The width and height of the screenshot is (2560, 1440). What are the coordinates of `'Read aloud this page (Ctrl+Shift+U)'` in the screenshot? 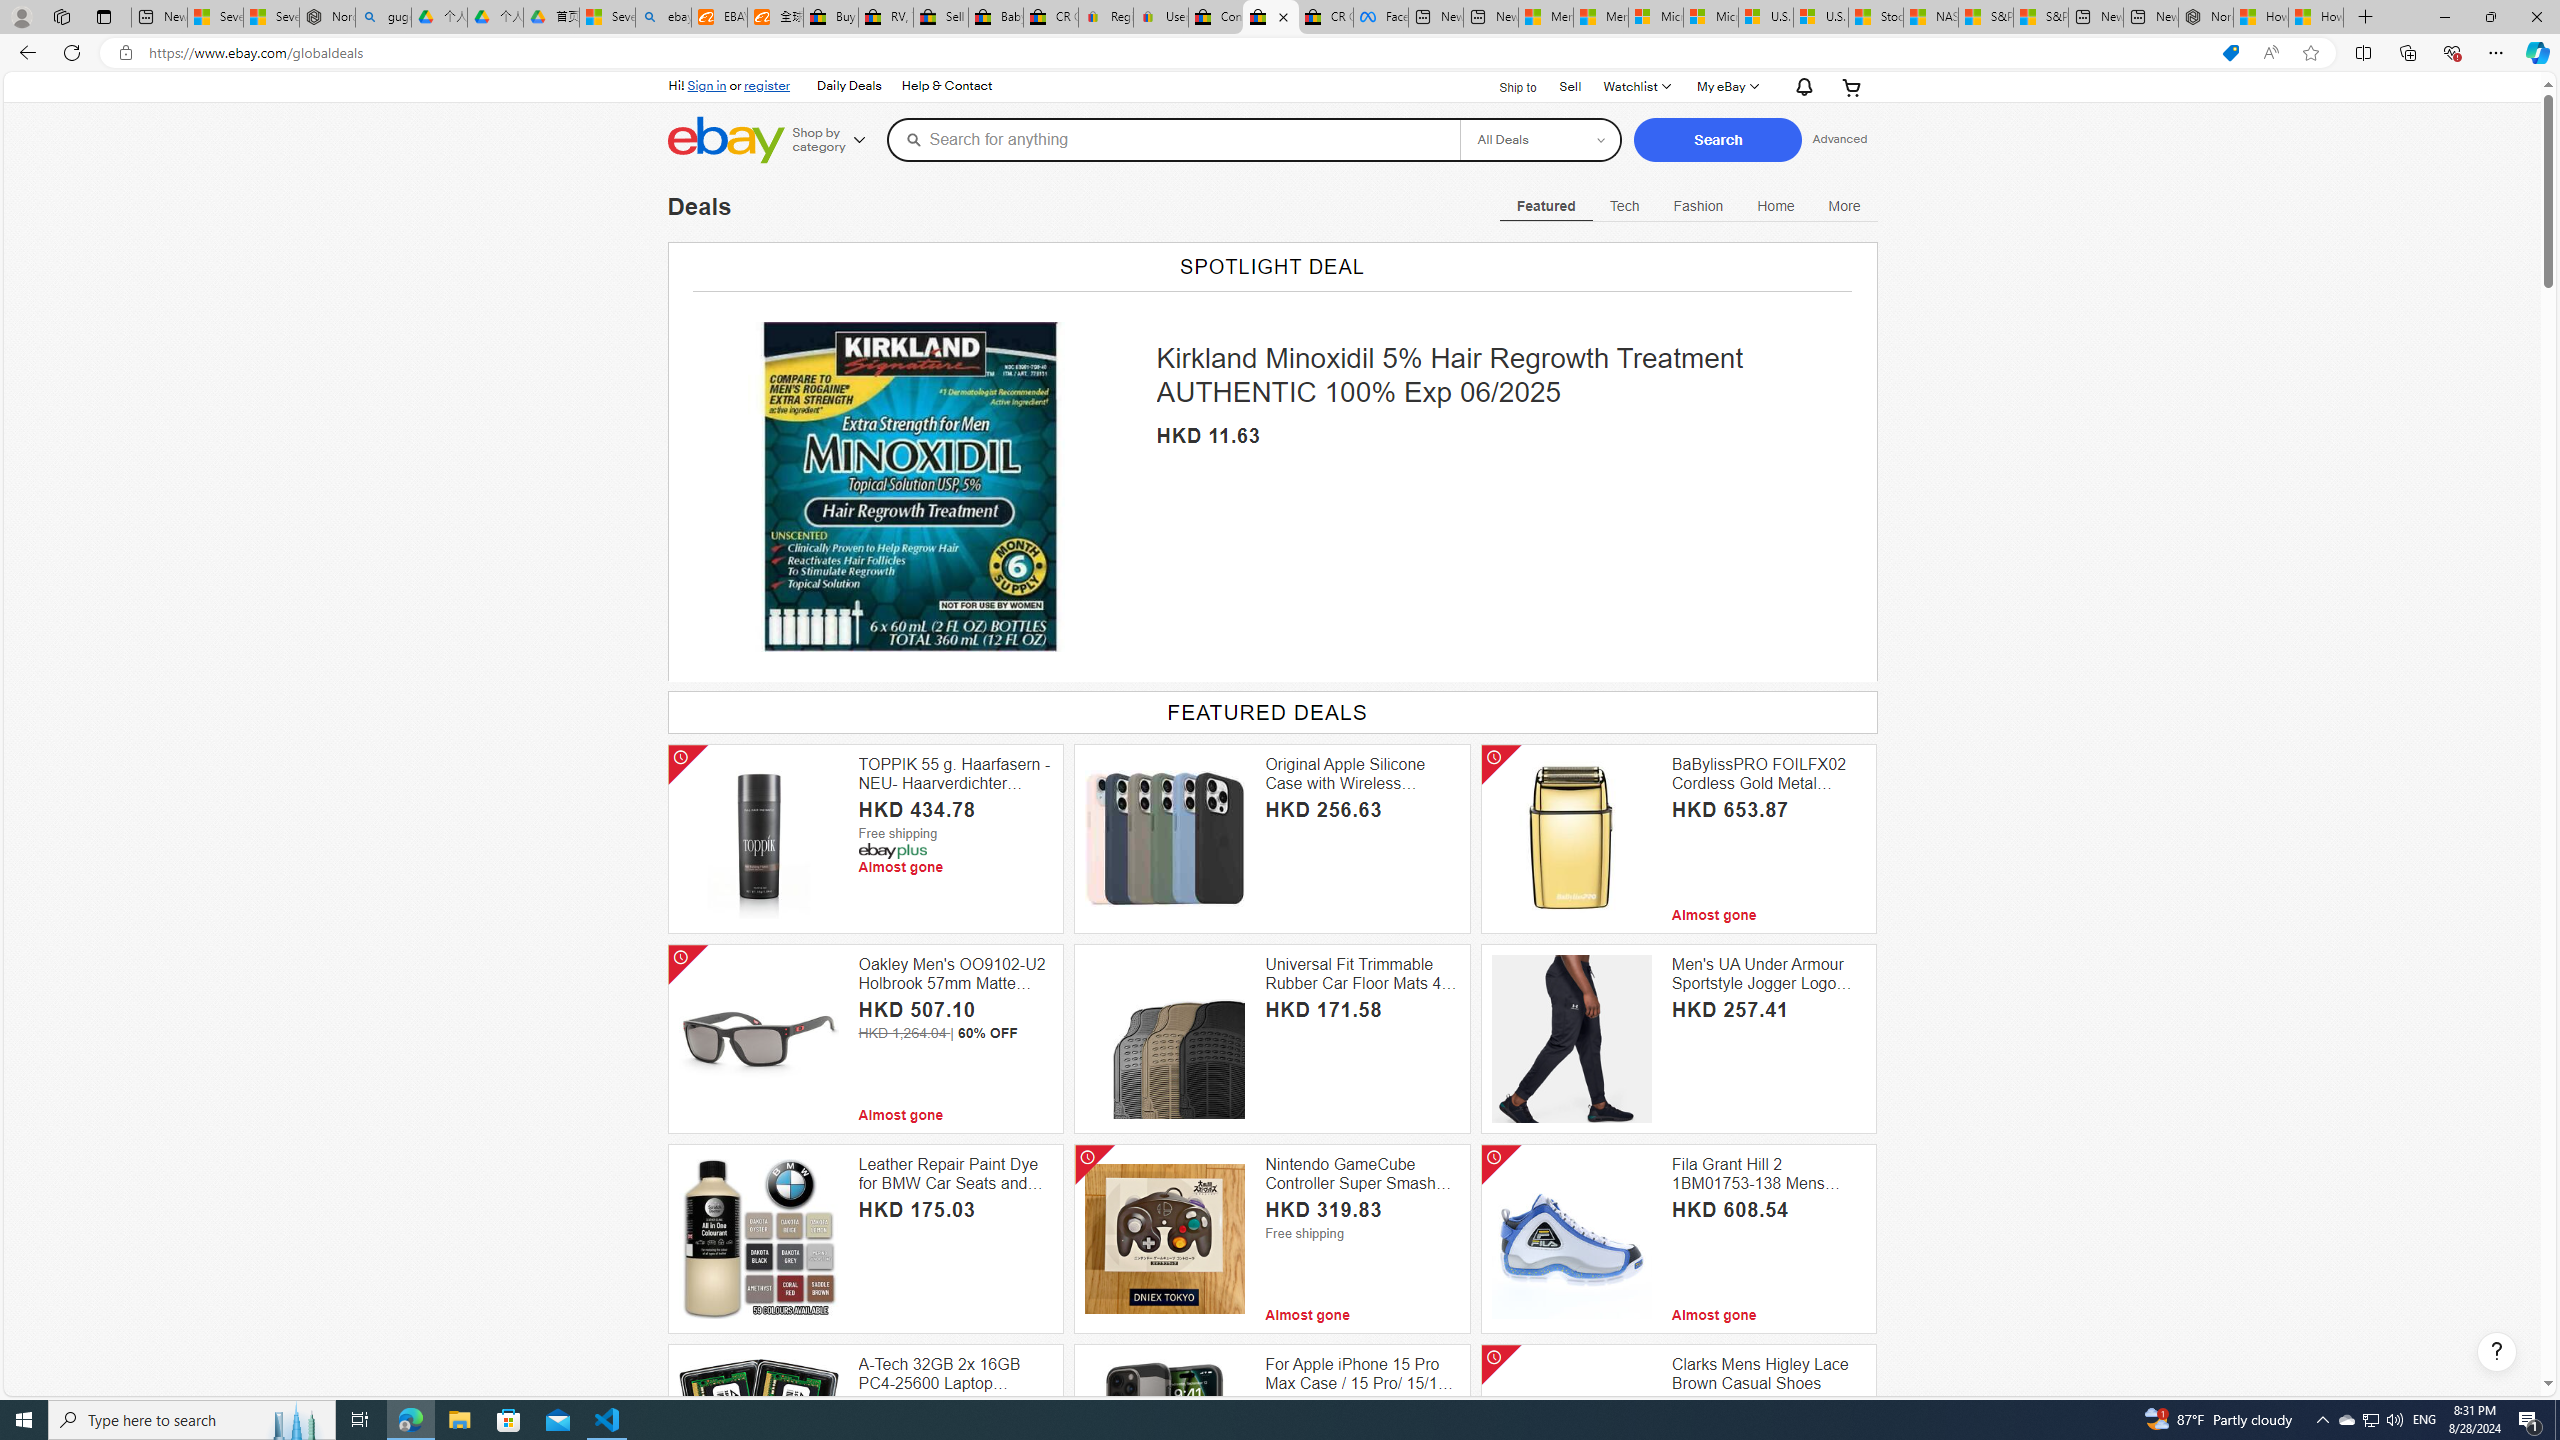 It's located at (2270, 53).